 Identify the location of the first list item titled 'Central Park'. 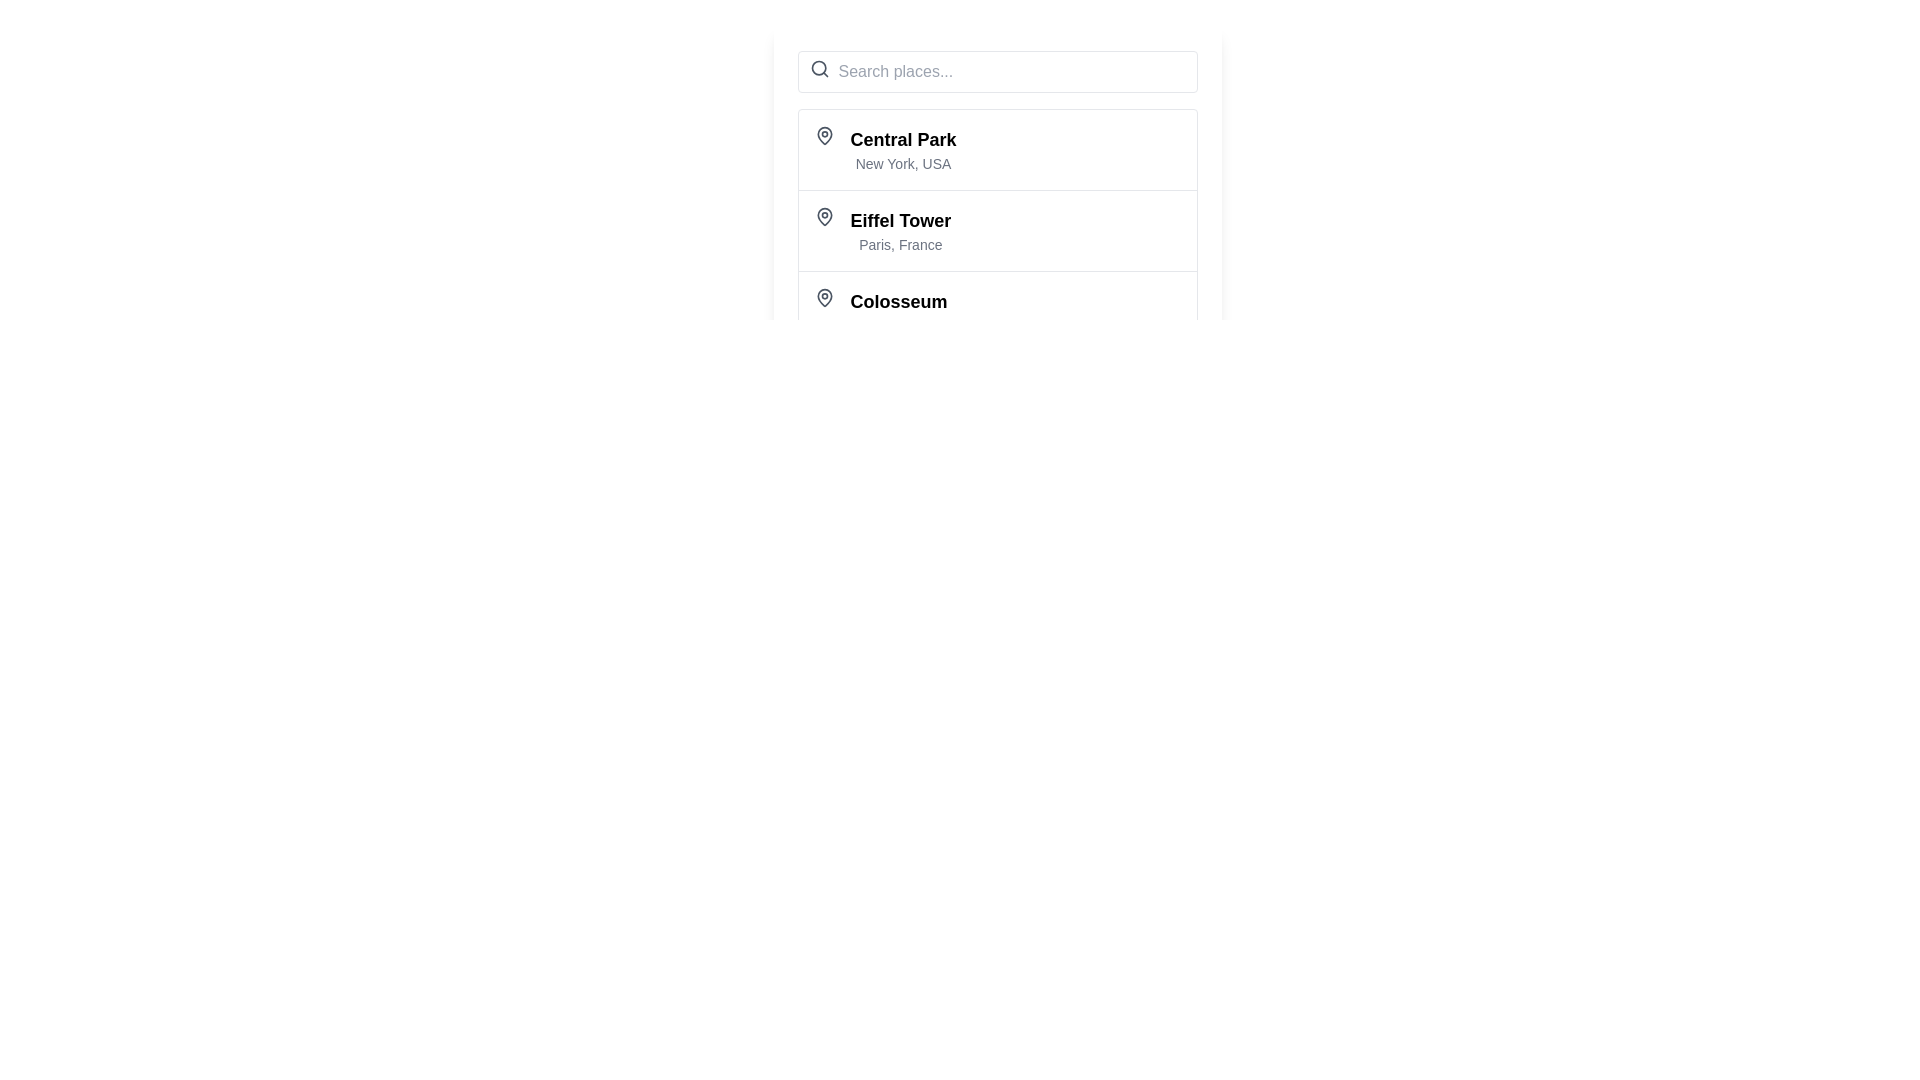
(997, 149).